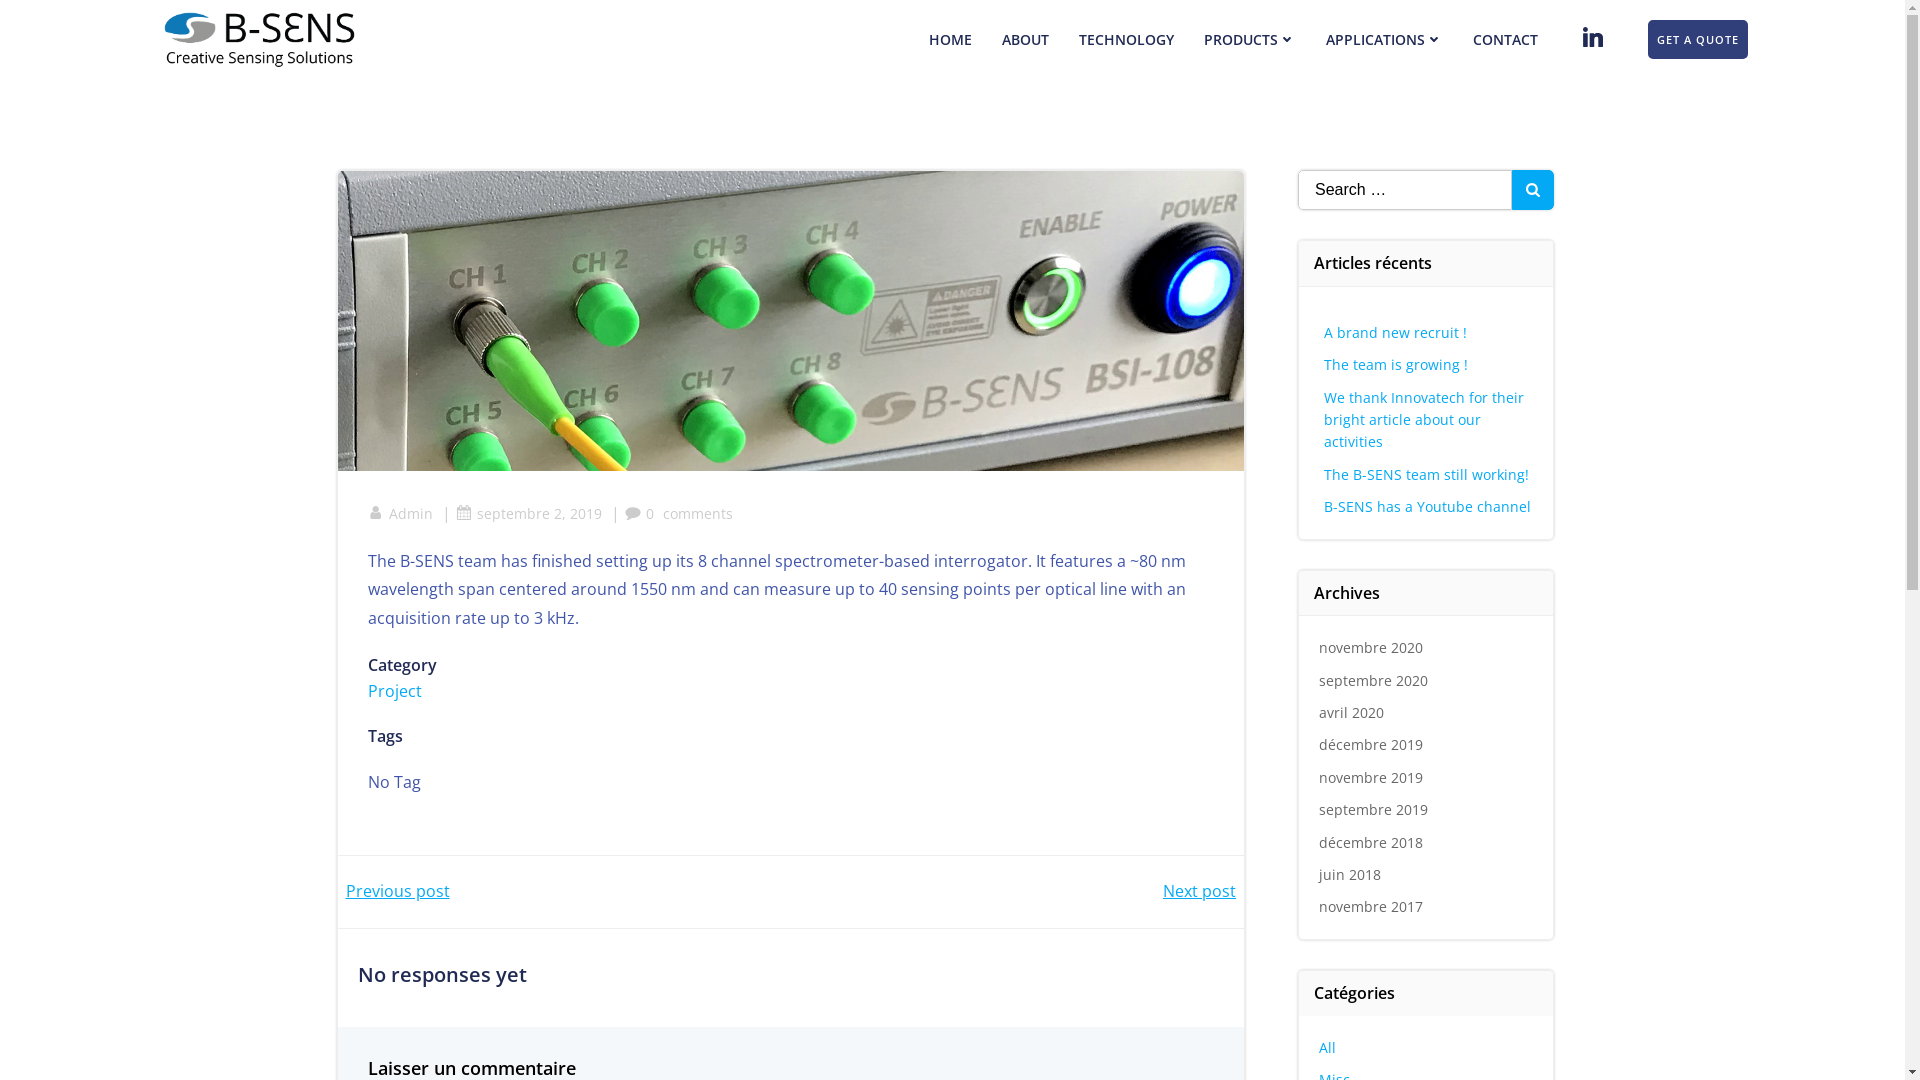 Image resolution: width=1920 pixels, height=1080 pixels. Describe the element at coordinates (1370, 776) in the screenshot. I see `'novembre 2019'` at that location.